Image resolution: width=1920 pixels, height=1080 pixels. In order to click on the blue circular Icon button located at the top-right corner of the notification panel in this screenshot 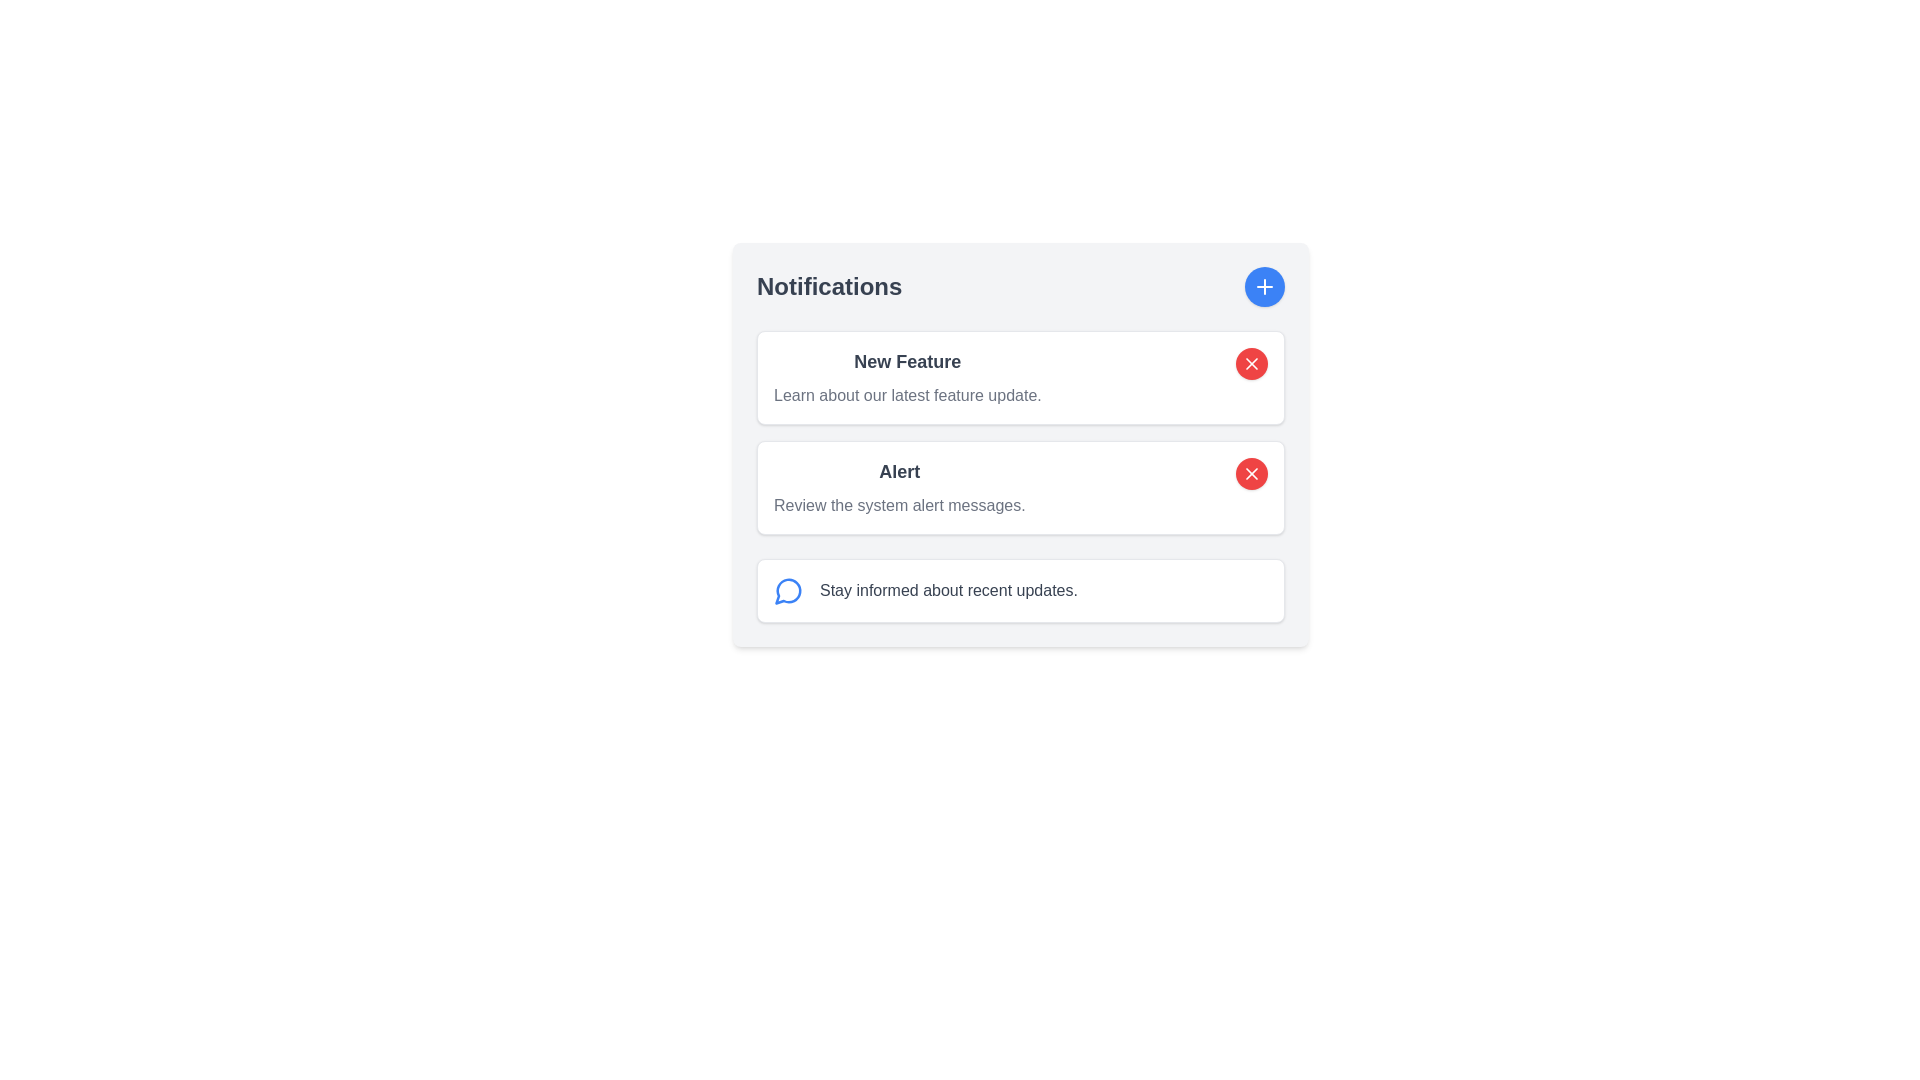, I will do `click(1264, 286)`.